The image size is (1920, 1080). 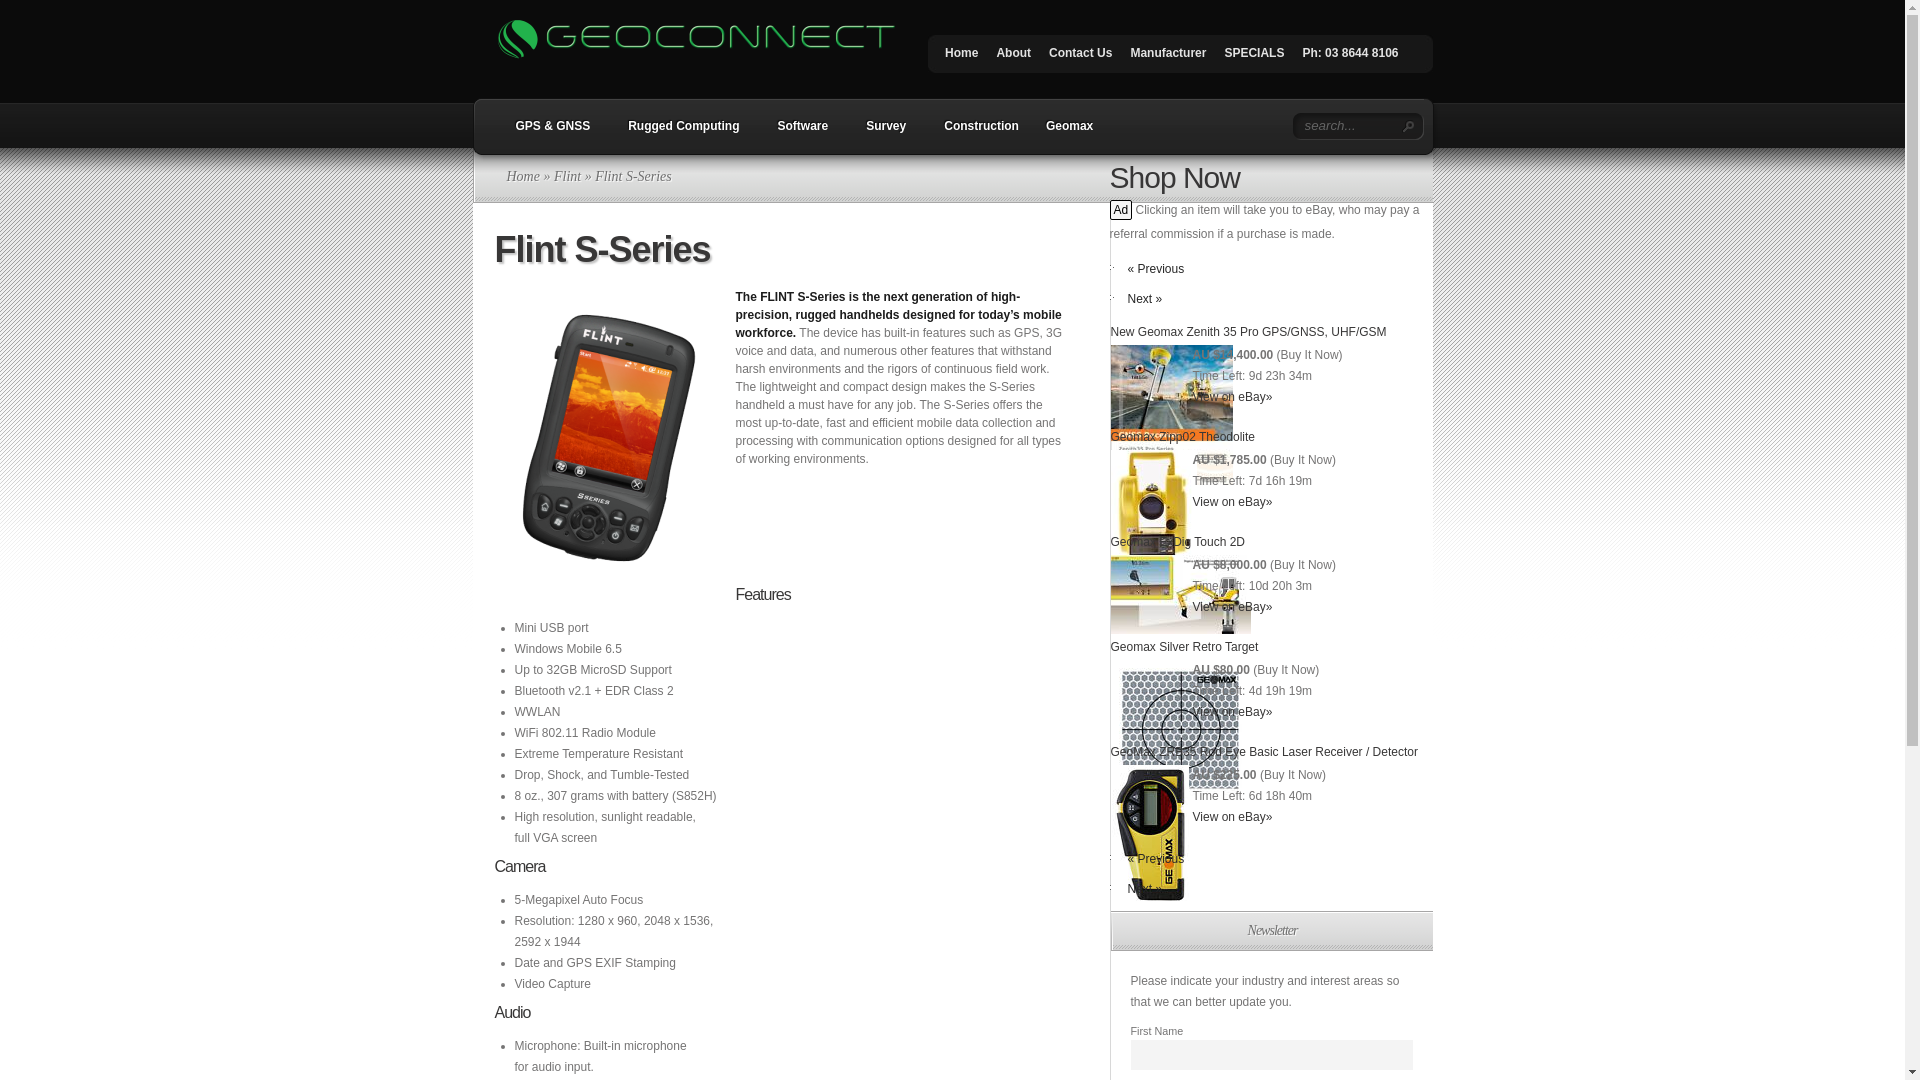 What do you see at coordinates (1182, 435) in the screenshot?
I see `'Geomax Zipp02 Theodolite'` at bounding box center [1182, 435].